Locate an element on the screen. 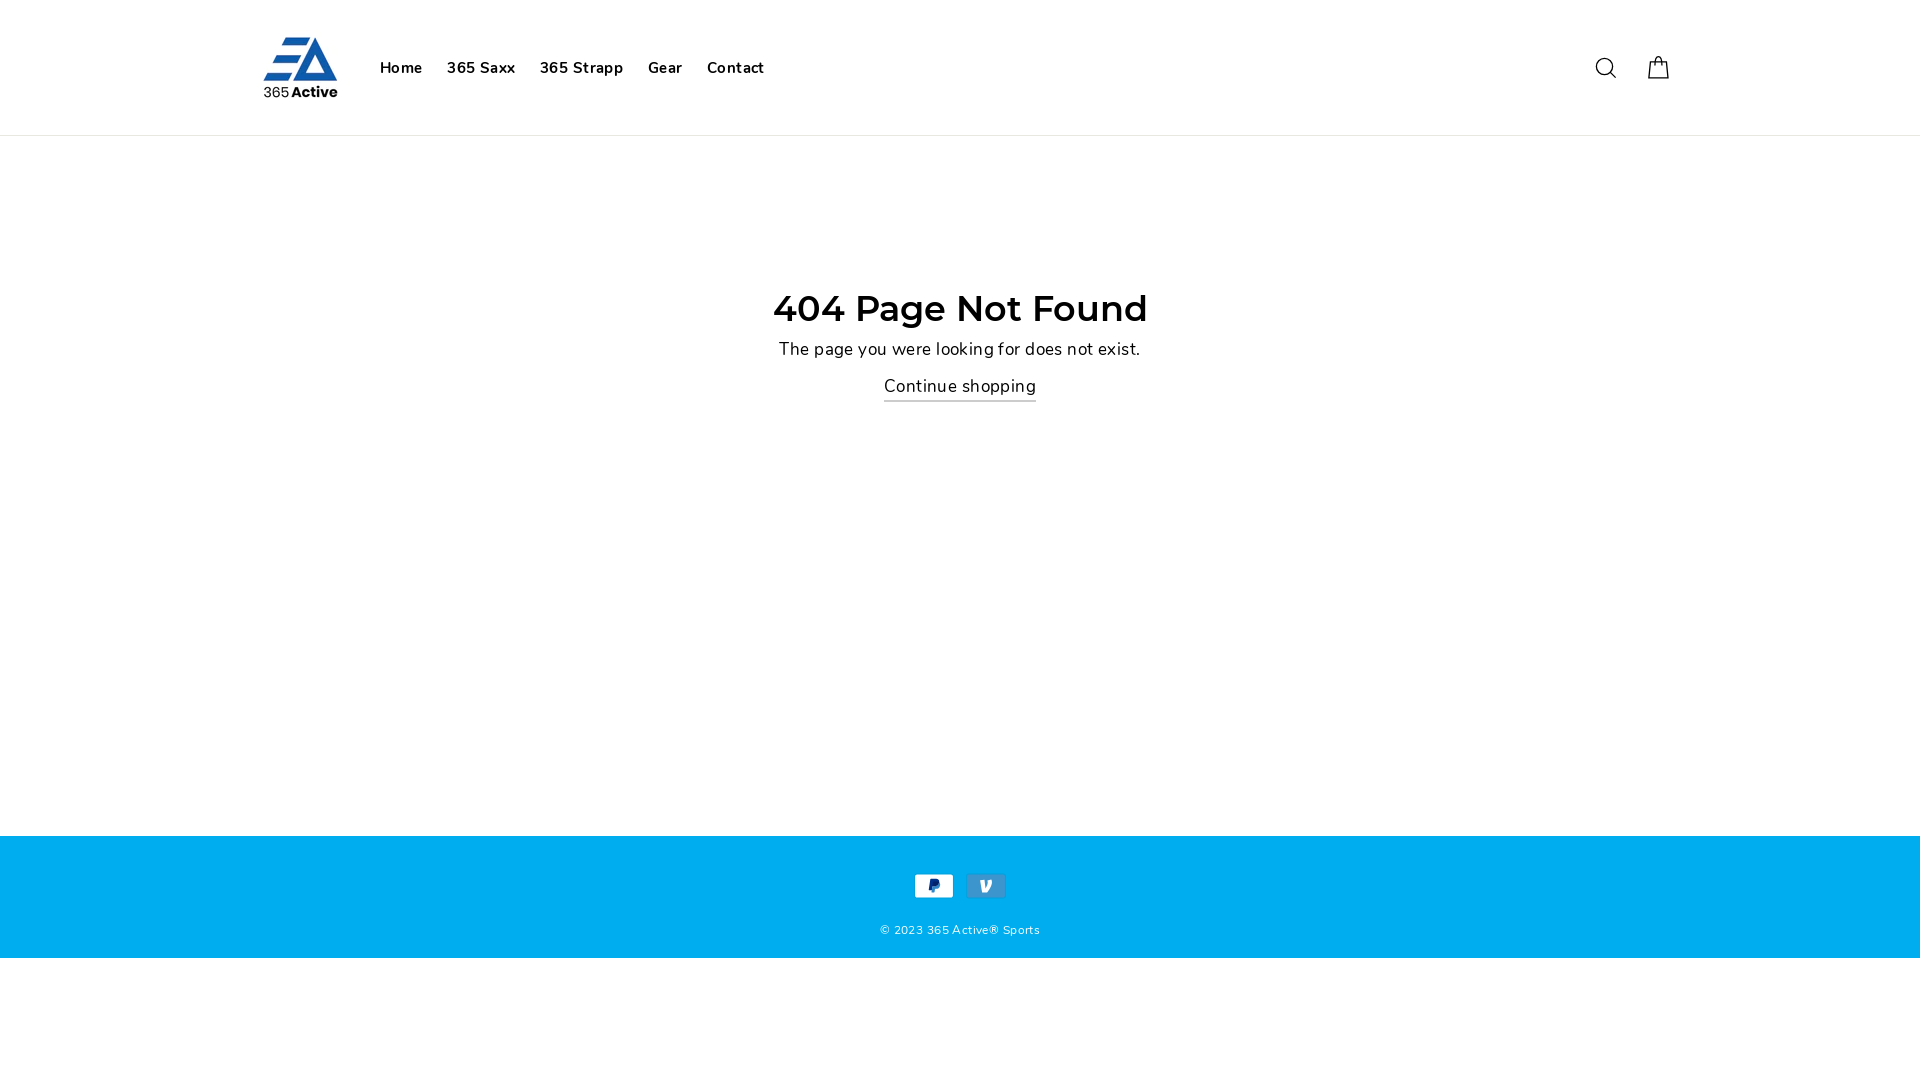 This screenshot has width=1920, height=1080. 'Contact' is located at coordinates (734, 66).